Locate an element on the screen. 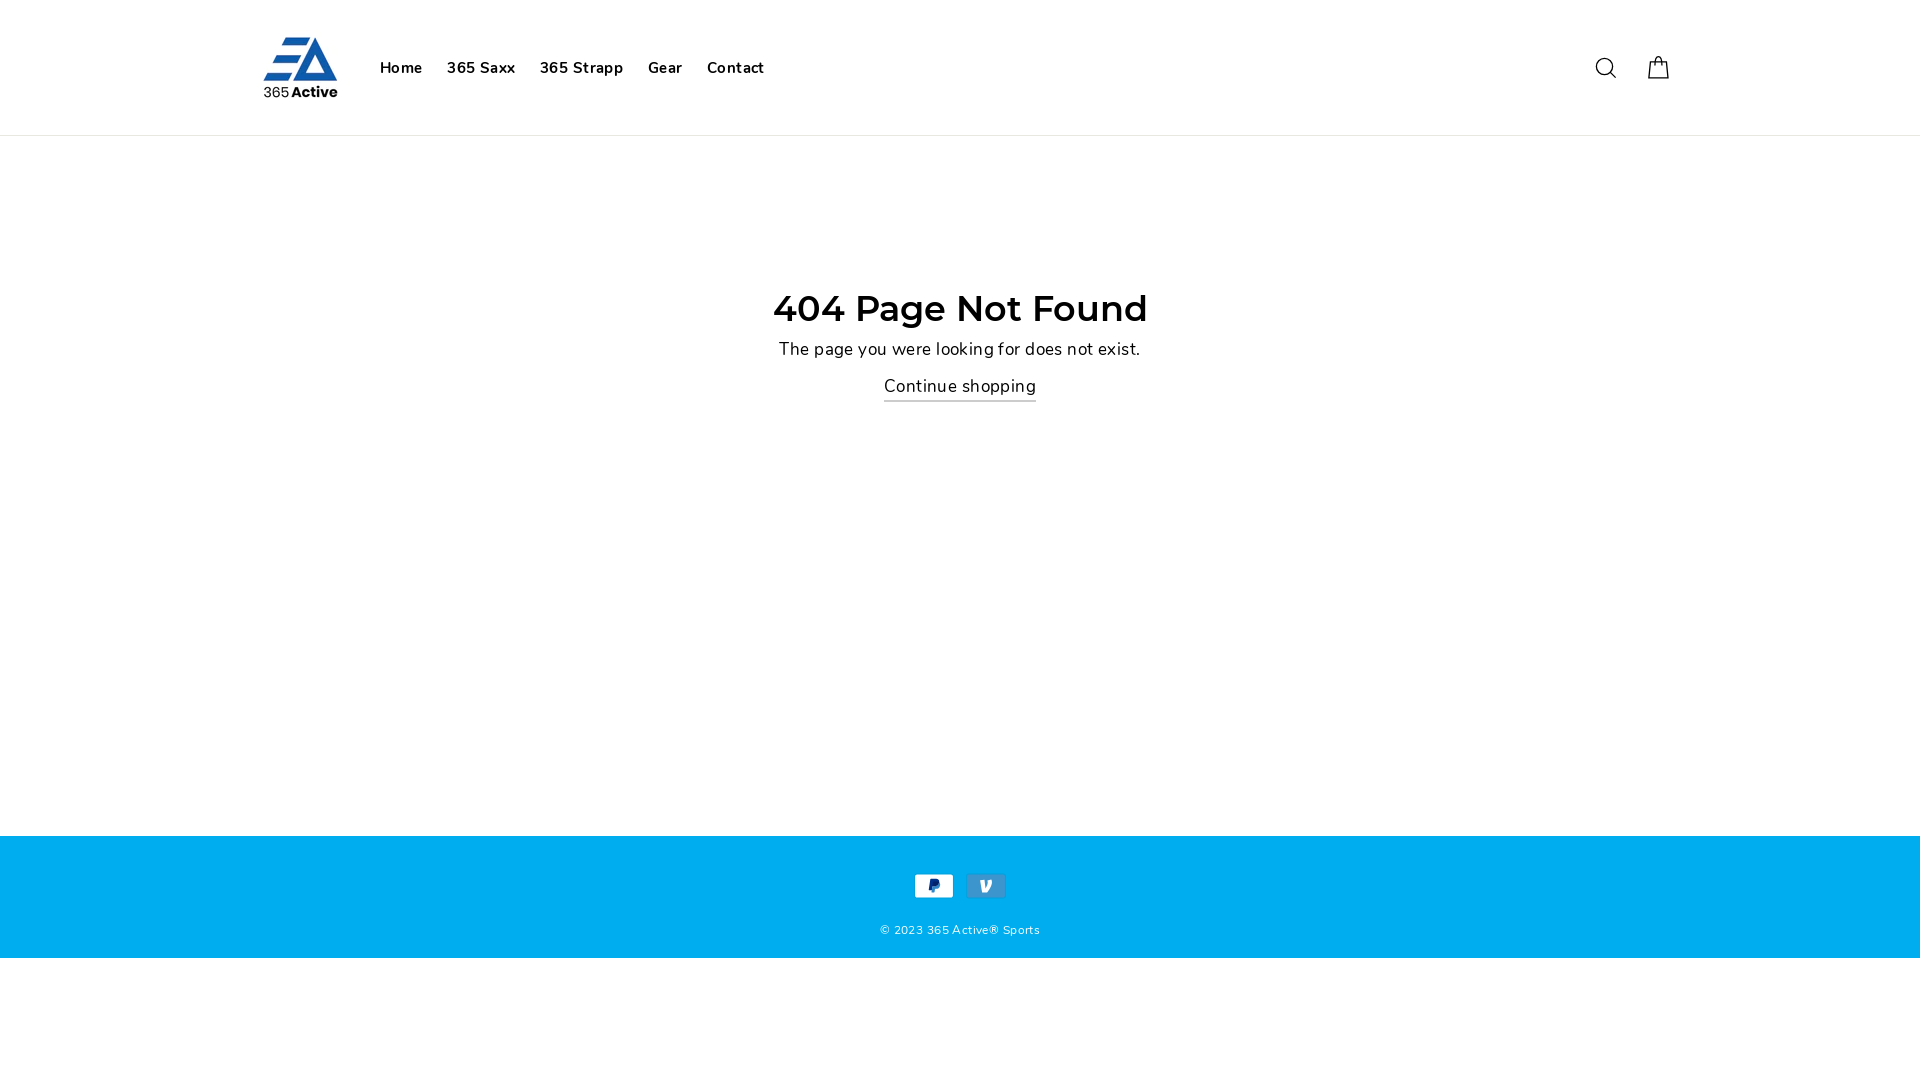 This screenshot has width=1920, height=1080. 'Contact' is located at coordinates (734, 66).